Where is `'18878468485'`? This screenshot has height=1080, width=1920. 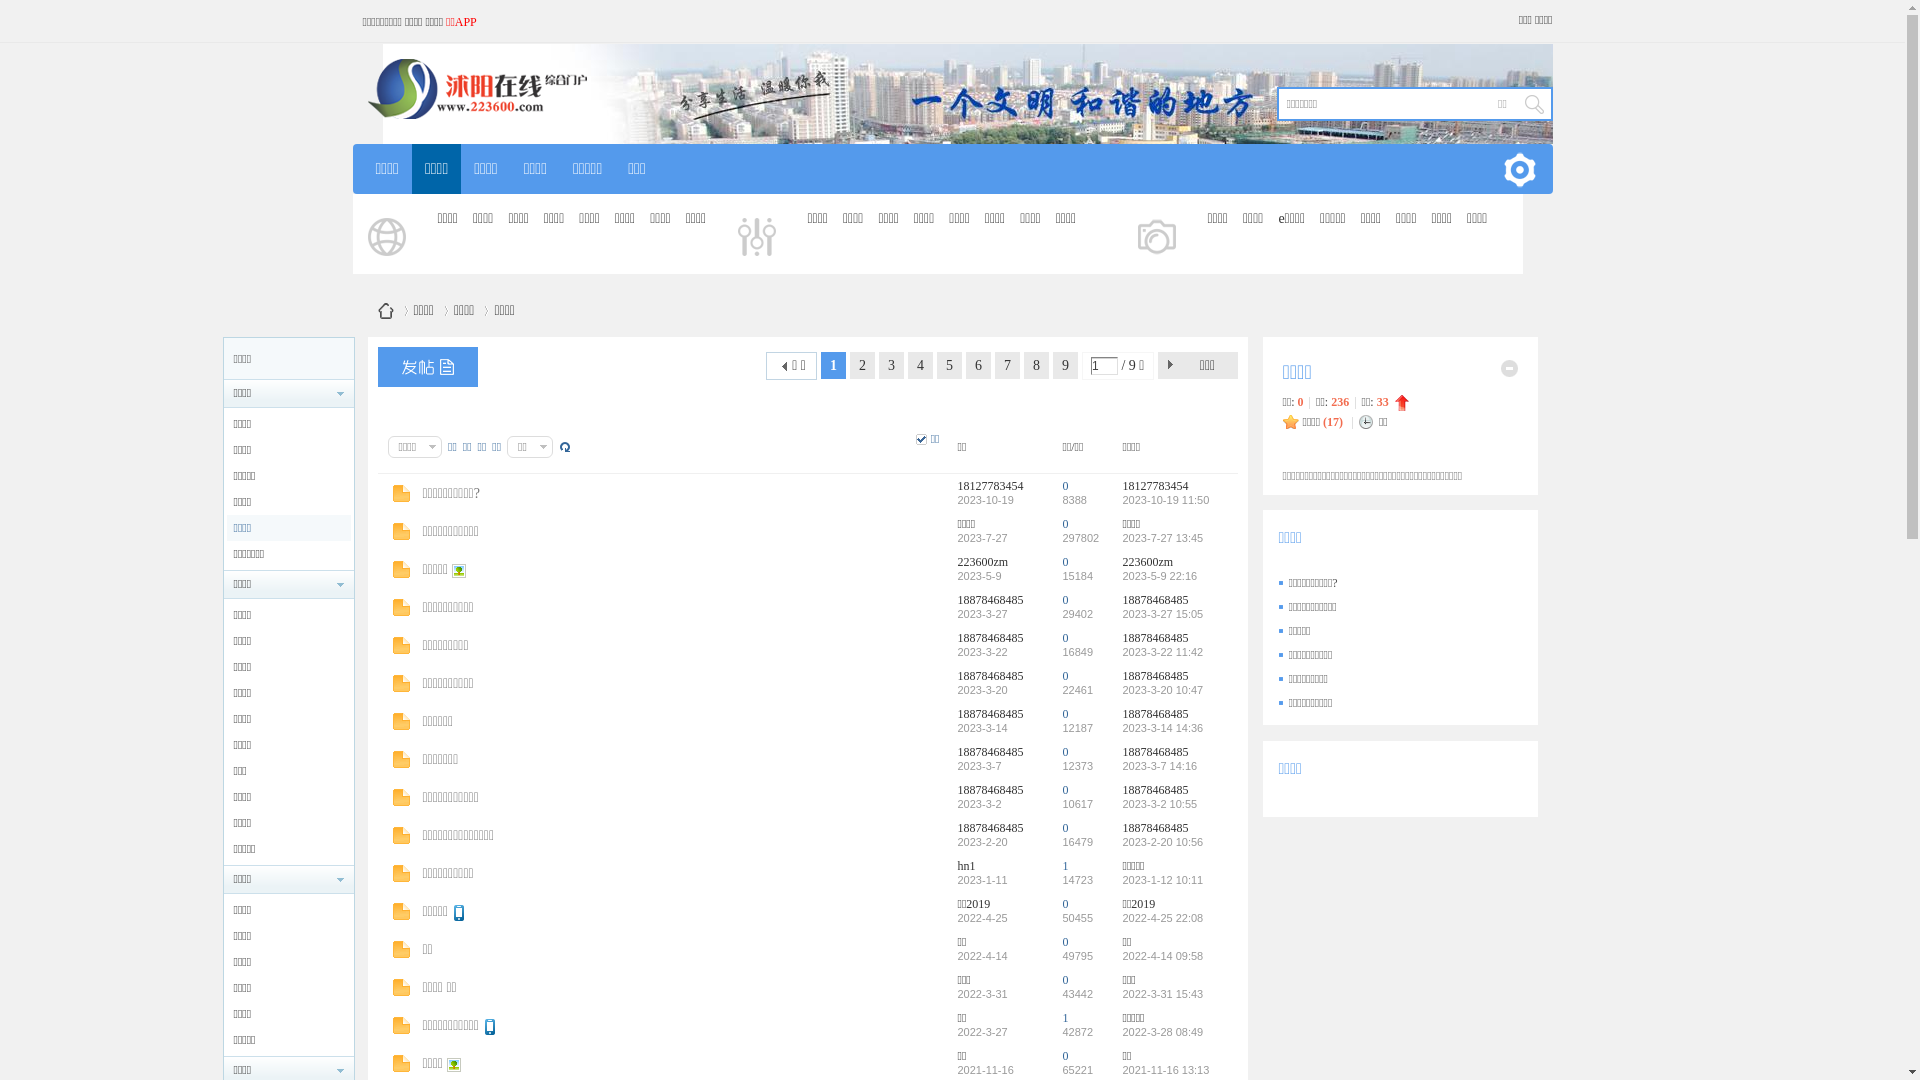
'18878468485' is located at coordinates (990, 712).